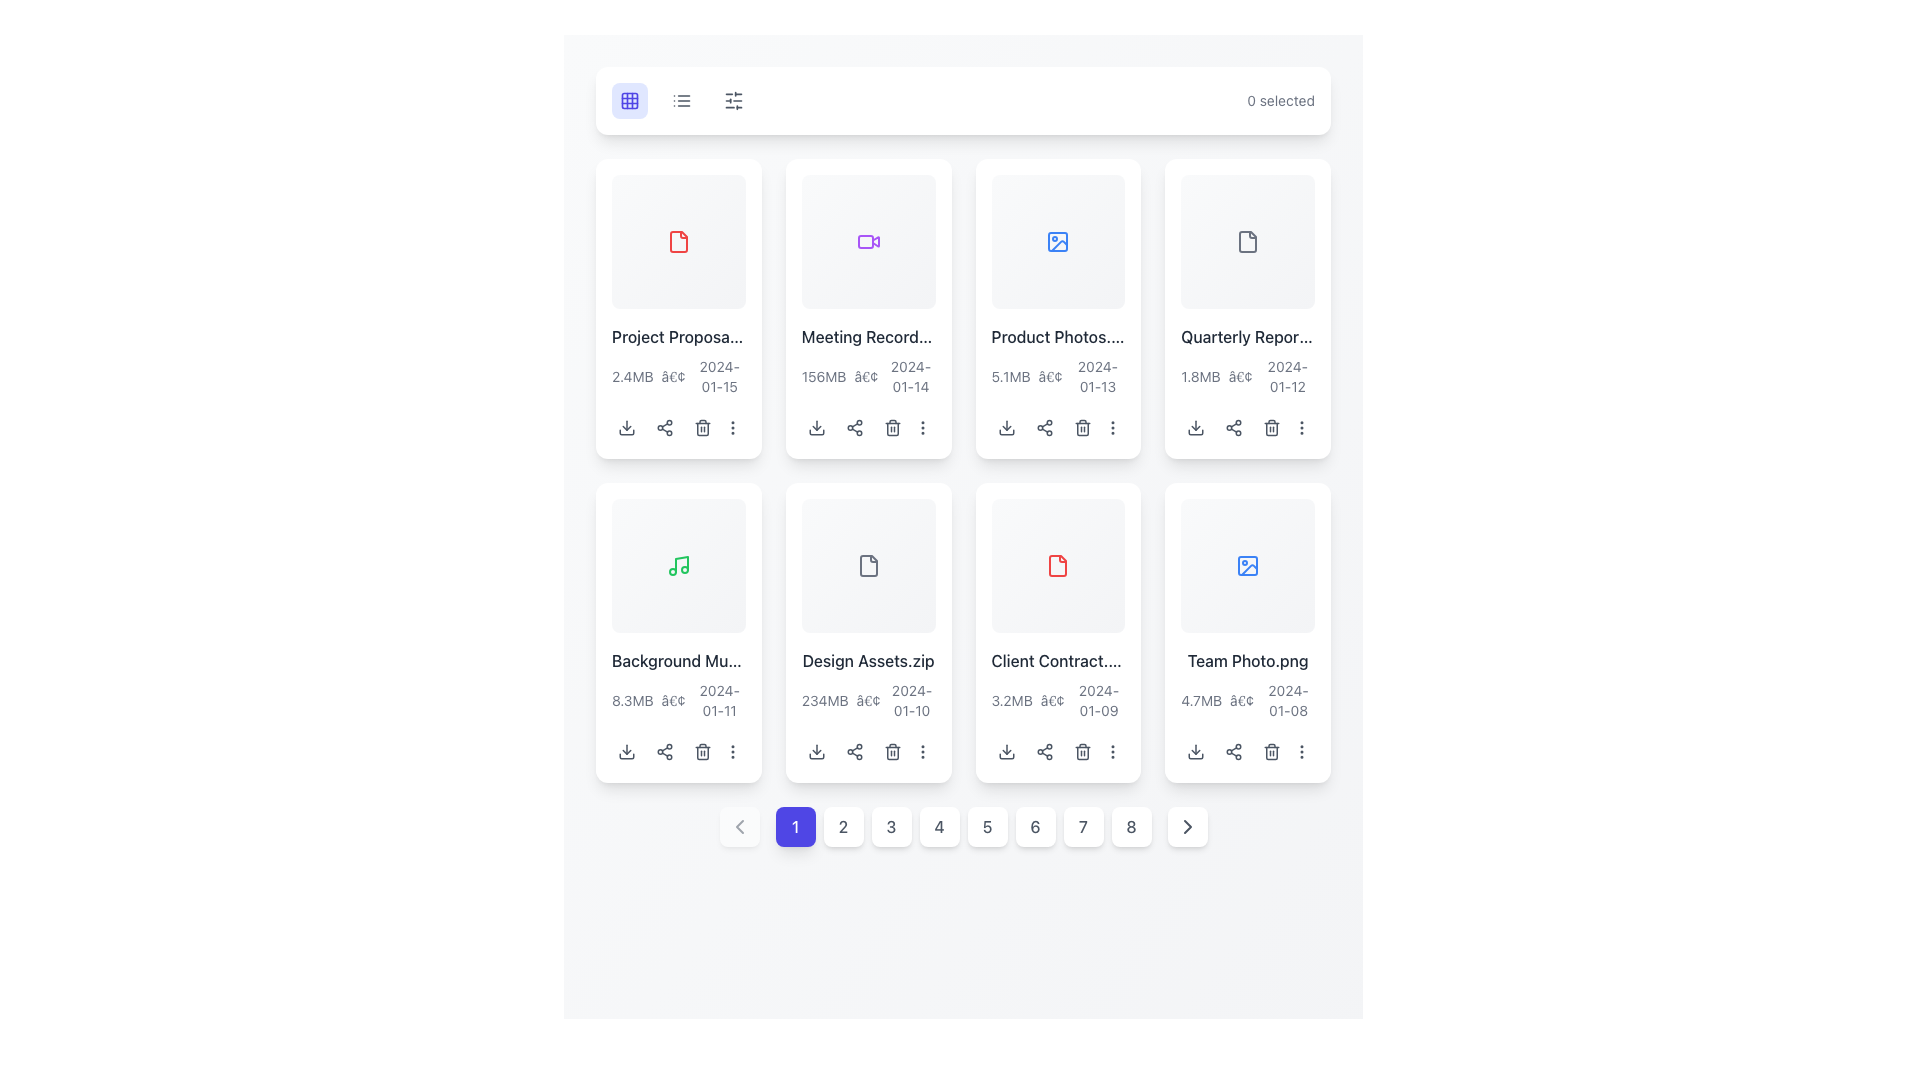 The image size is (1920, 1080). Describe the element at coordinates (1247, 308) in the screenshot. I see `to select the File card labeled 'Quarterly Report.xlsx' located in the top-right position of the grid layout` at that location.